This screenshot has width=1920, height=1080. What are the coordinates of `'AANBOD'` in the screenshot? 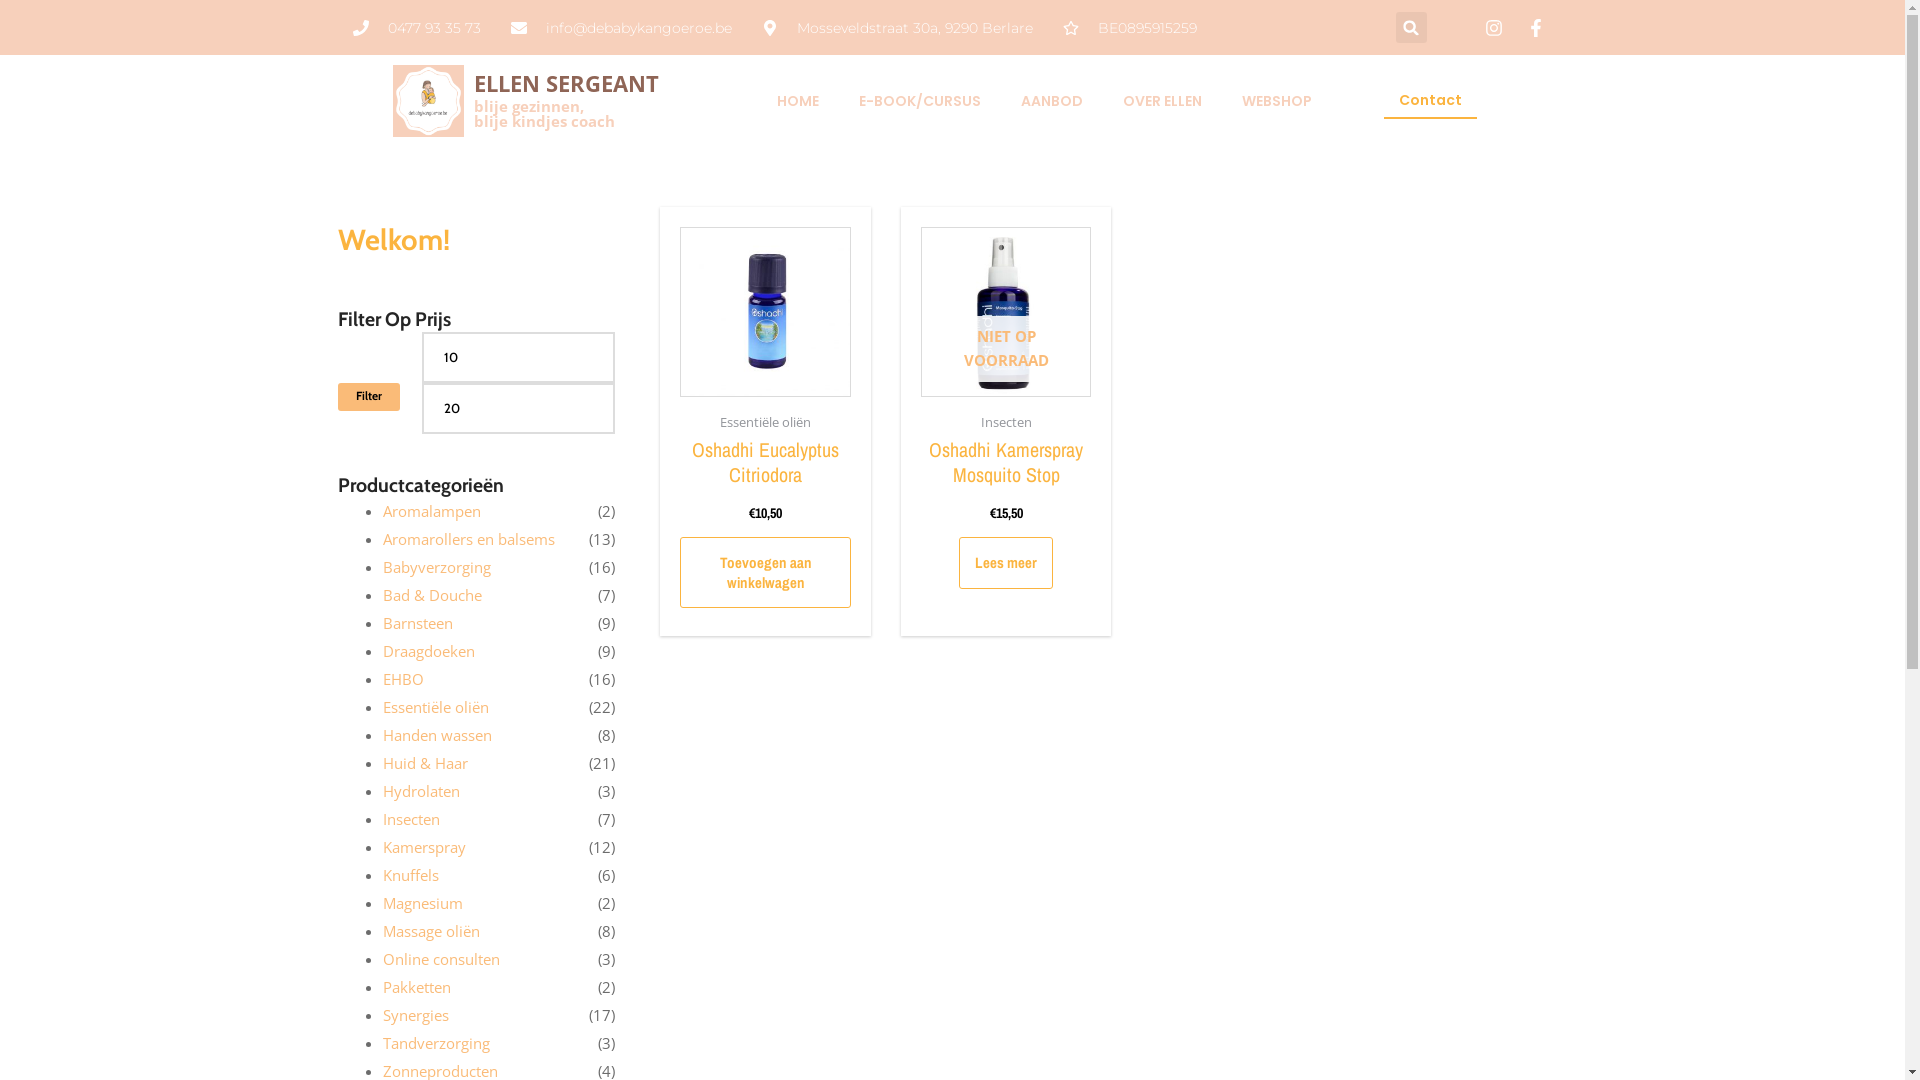 It's located at (1050, 100).